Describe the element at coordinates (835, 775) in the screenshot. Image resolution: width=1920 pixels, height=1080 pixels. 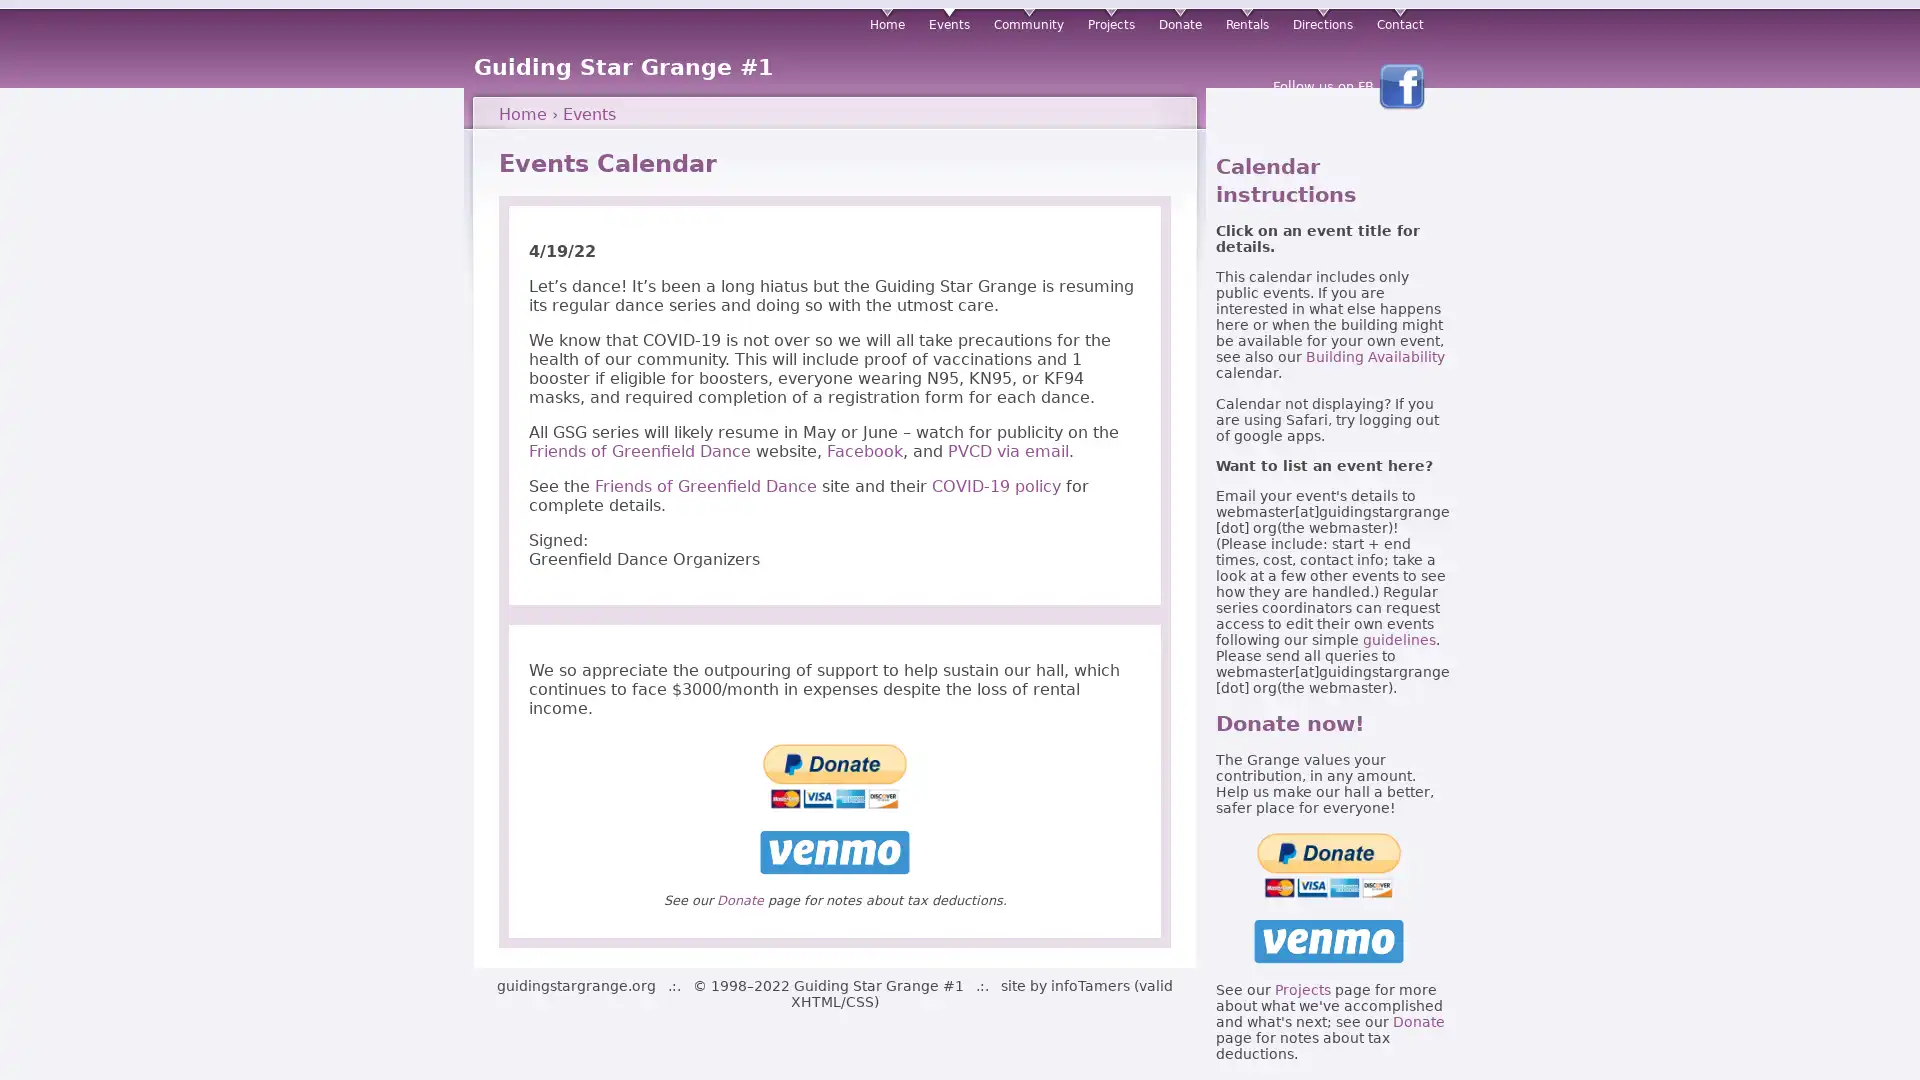
I see `PayPal - The safer, easier way to pay online!` at that location.